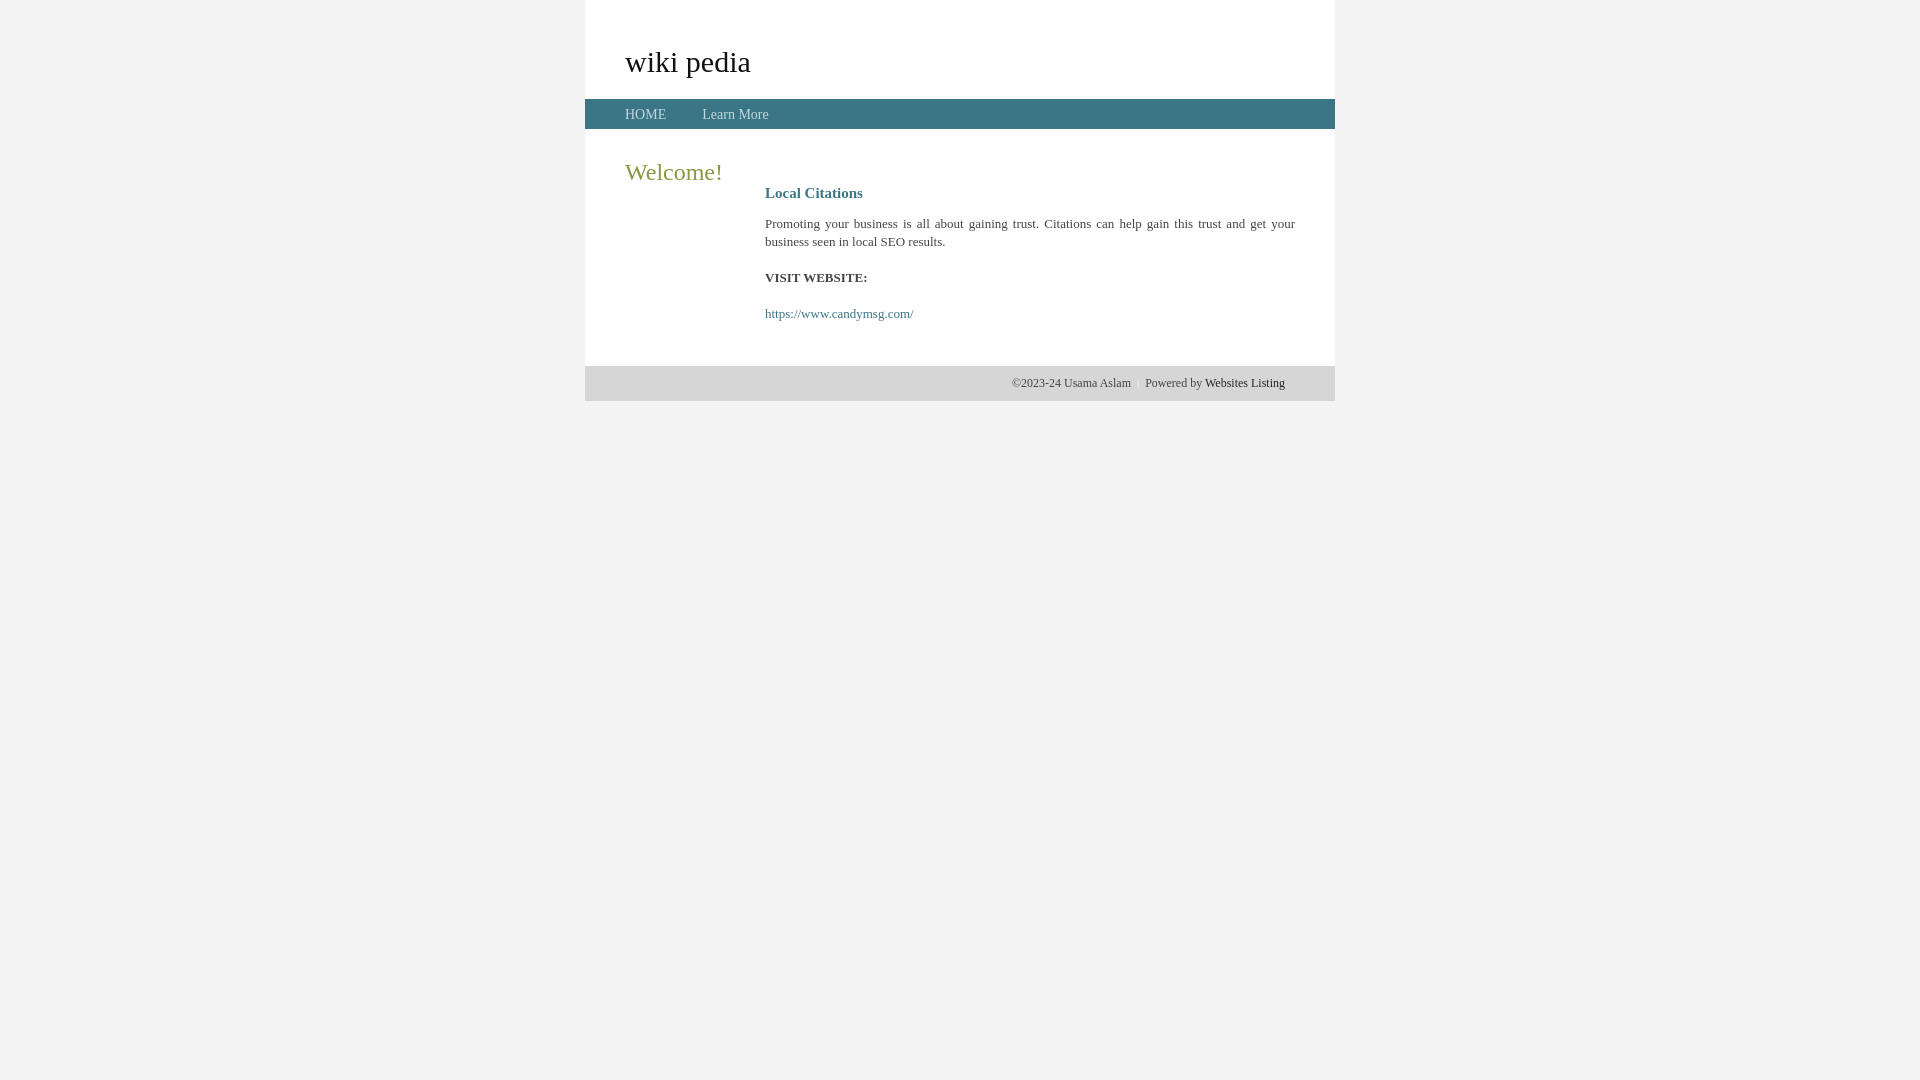 Image resolution: width=1920 pixels, height=1080 pixels. I want to click on 'https://www.candymsg.com/', so click(839, 313).